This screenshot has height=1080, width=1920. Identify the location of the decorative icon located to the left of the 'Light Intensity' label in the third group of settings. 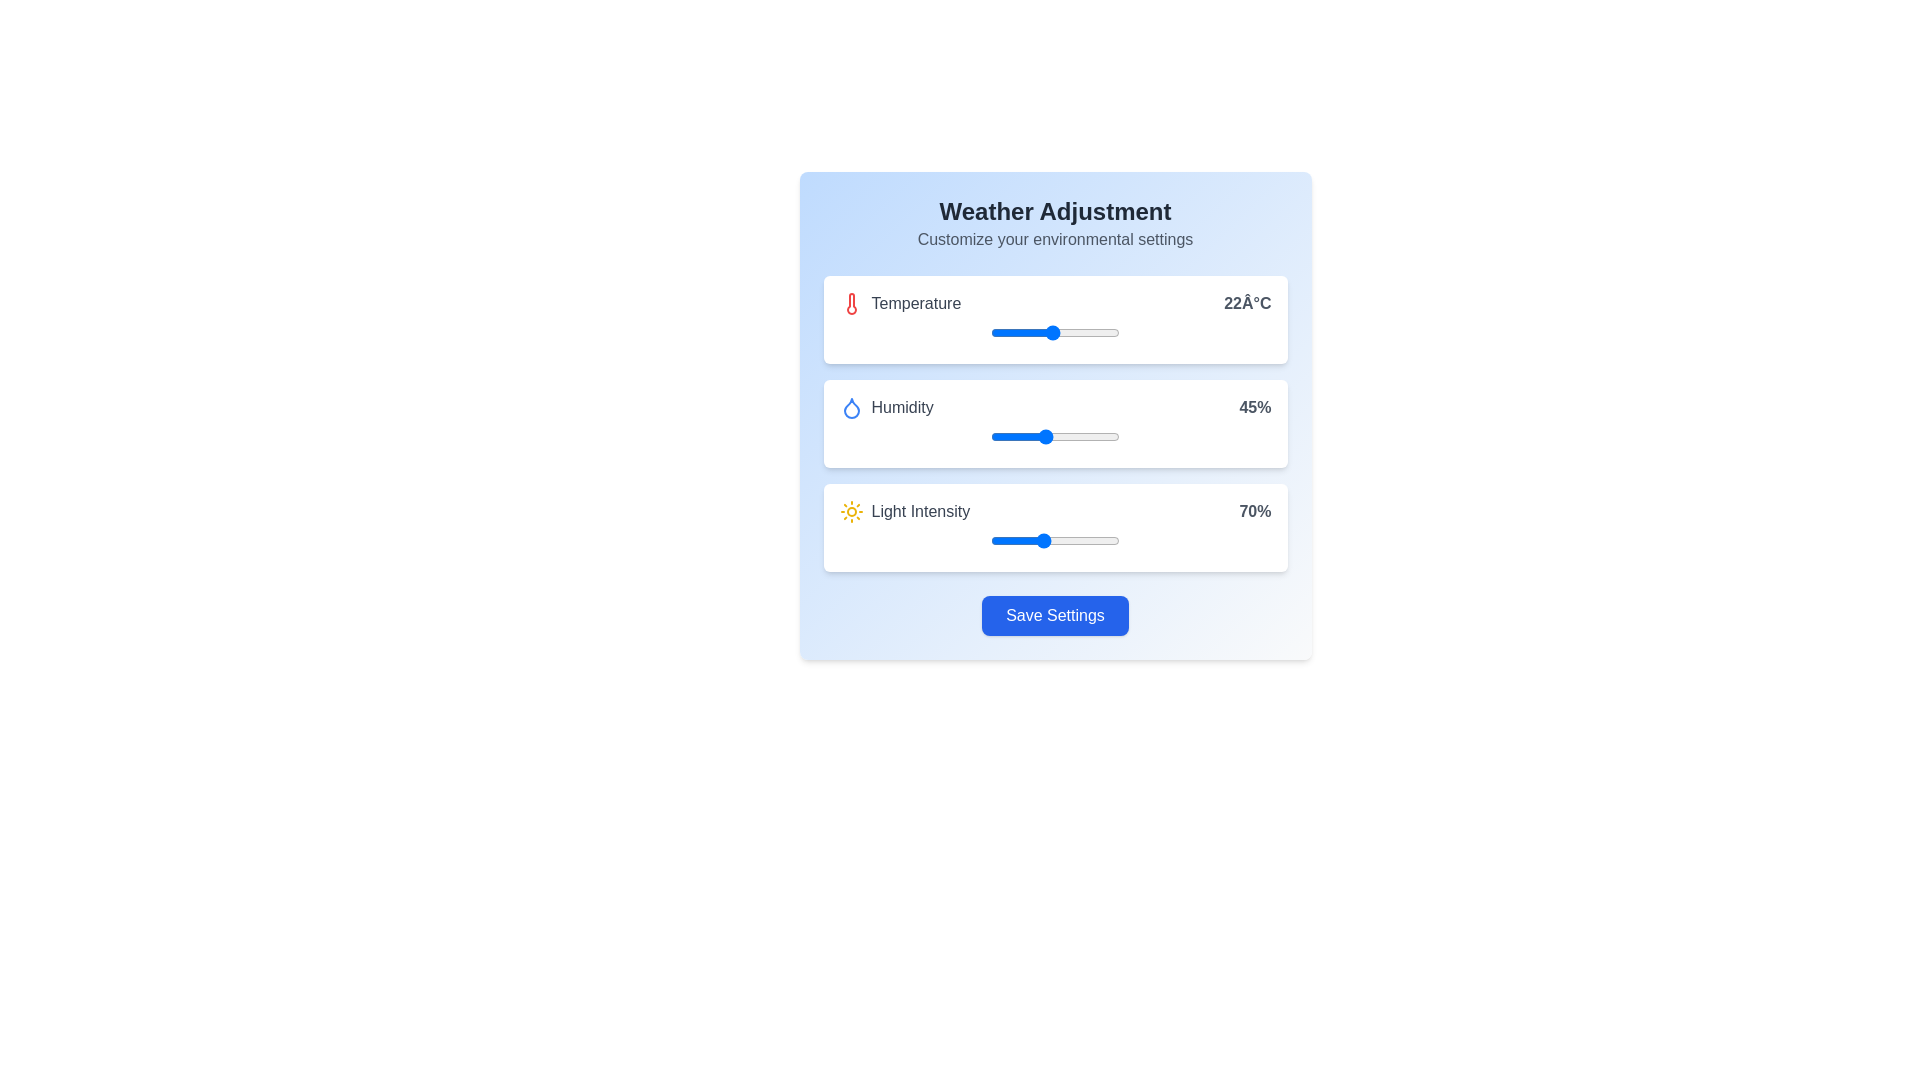
(851, 511).